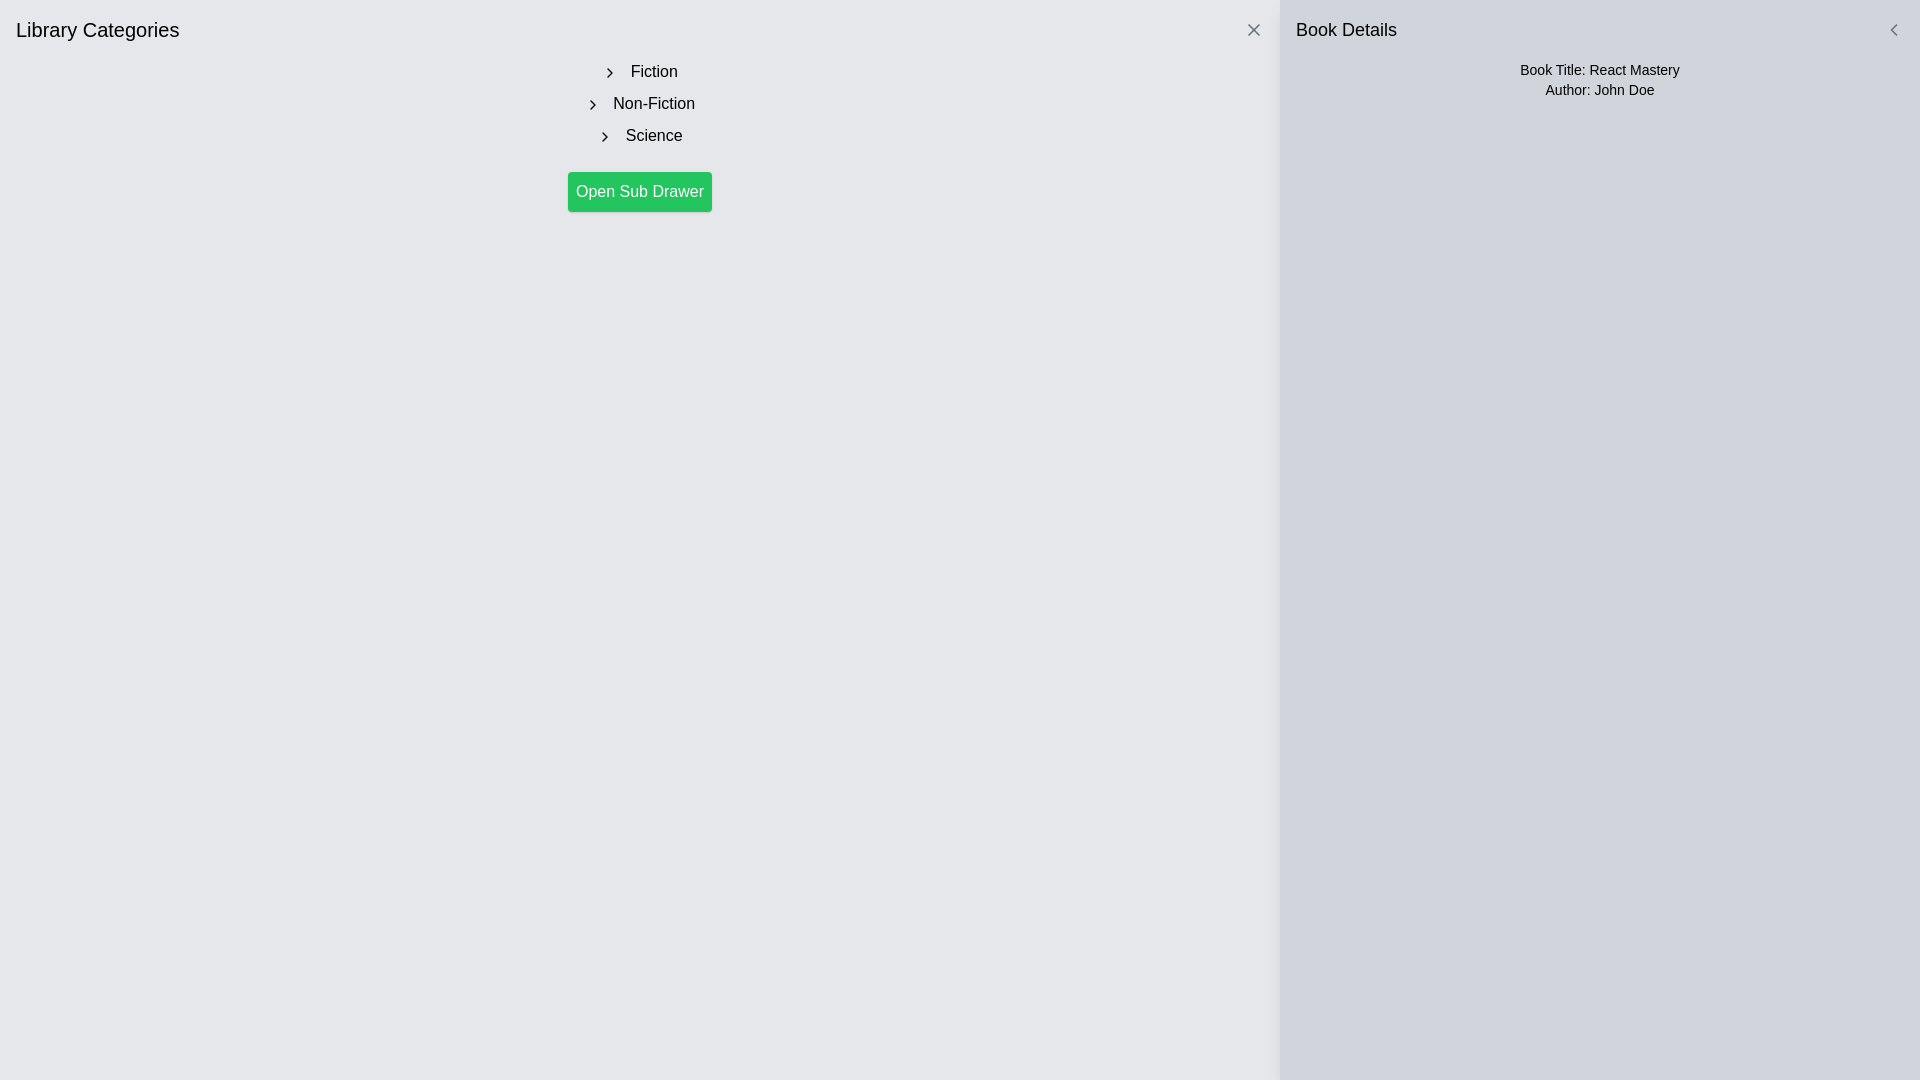 The height and width of the screenshot is (1080, 1920). Describe the element at coordinates (638, 104) in the screenshot. I see `the 'Non-Fiction' label, which is the second item in a vertical list of categories` at that location.